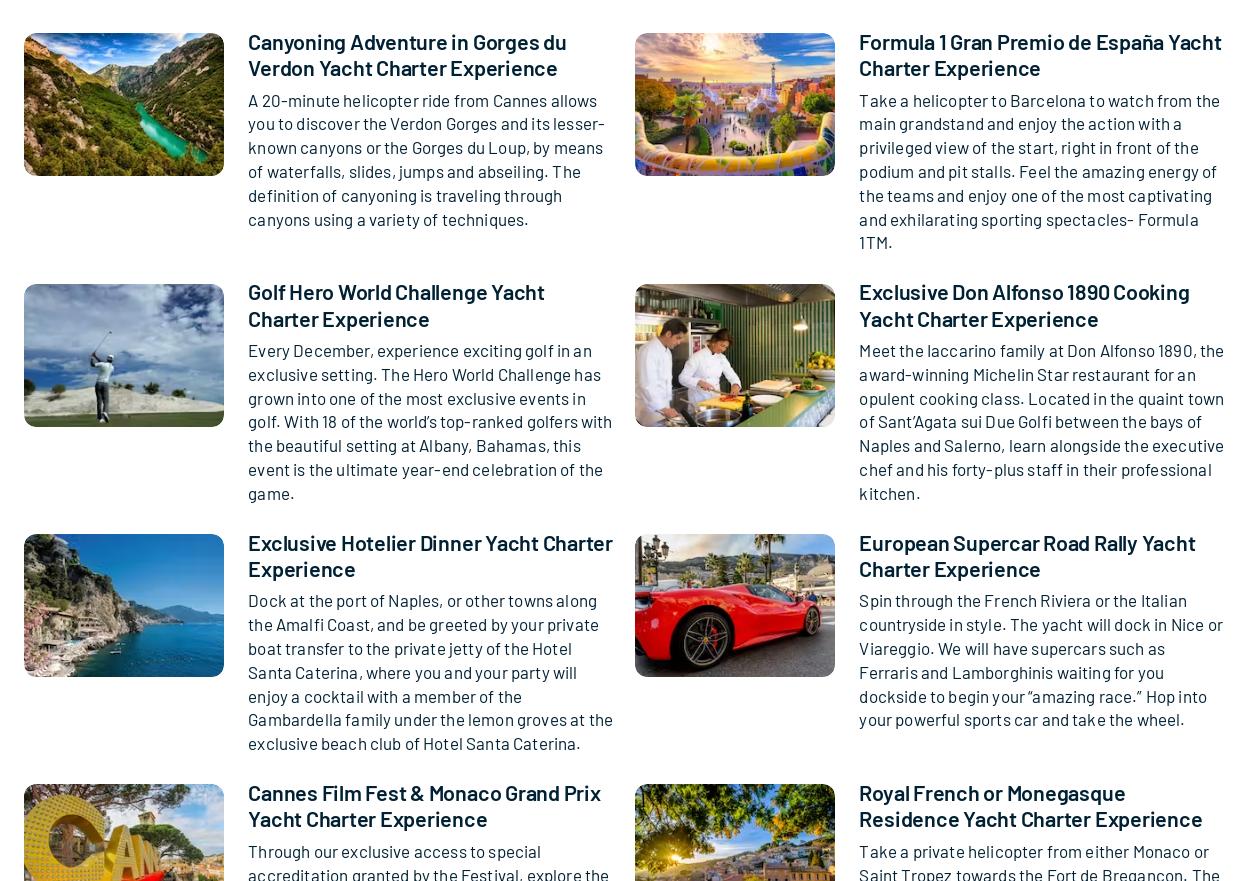 Image resolution: width=1250 pixels, height=881 pixels. What do you see at coordinates (1041, 419) in the screenshot?
I see `'Meet the Iaccarino family at Don Alfonso 1890, the award-winning Michelin Star restaurant for an opulent cooking class. Located in the quaint town of Sant’Agata sui Due Golfi between the bays of Naples and Salerno, learn alongside the executive chef and his forty-plus staff in their professional kitchen.'` at bounding box center [1041, 419].